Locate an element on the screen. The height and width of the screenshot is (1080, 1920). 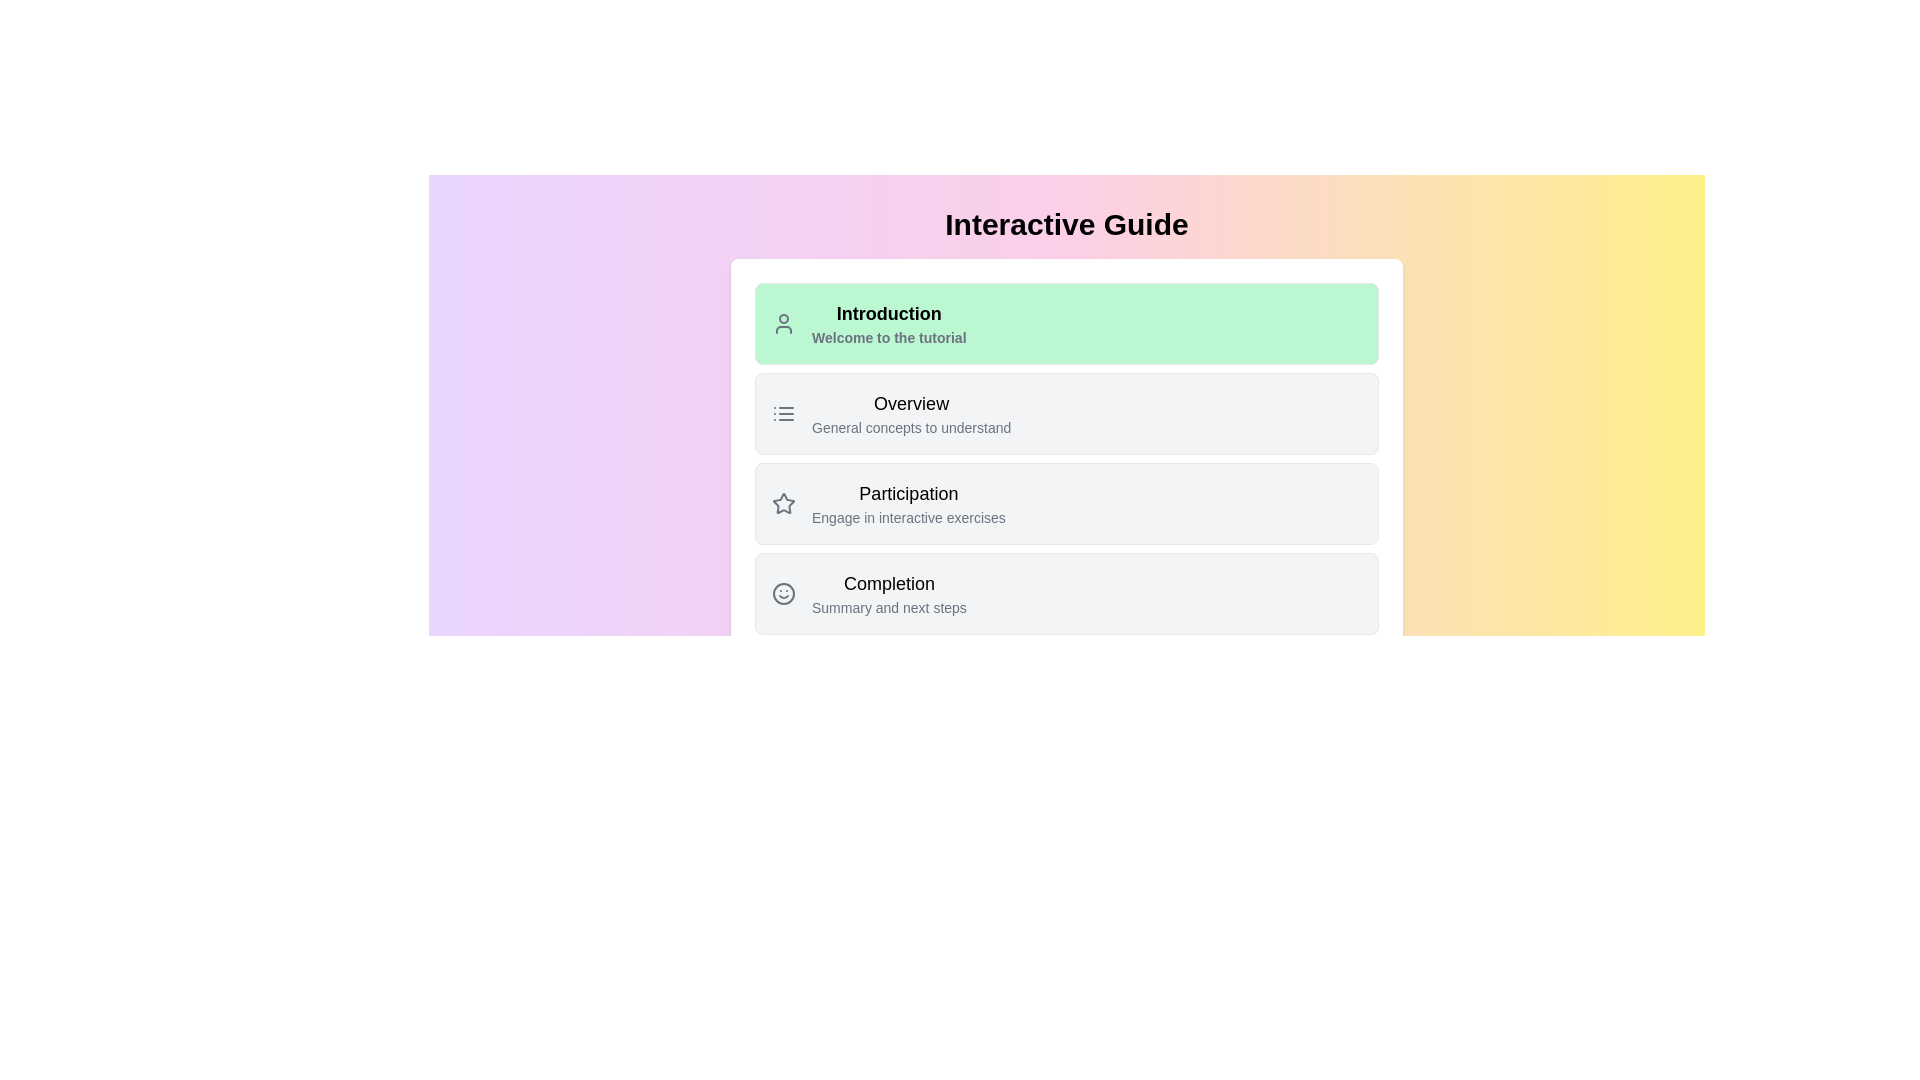
the Text Label that serves as a heading for the green section, which is located above the 'Welcome to the tutorial' text element is located at coordinates (888, 313).